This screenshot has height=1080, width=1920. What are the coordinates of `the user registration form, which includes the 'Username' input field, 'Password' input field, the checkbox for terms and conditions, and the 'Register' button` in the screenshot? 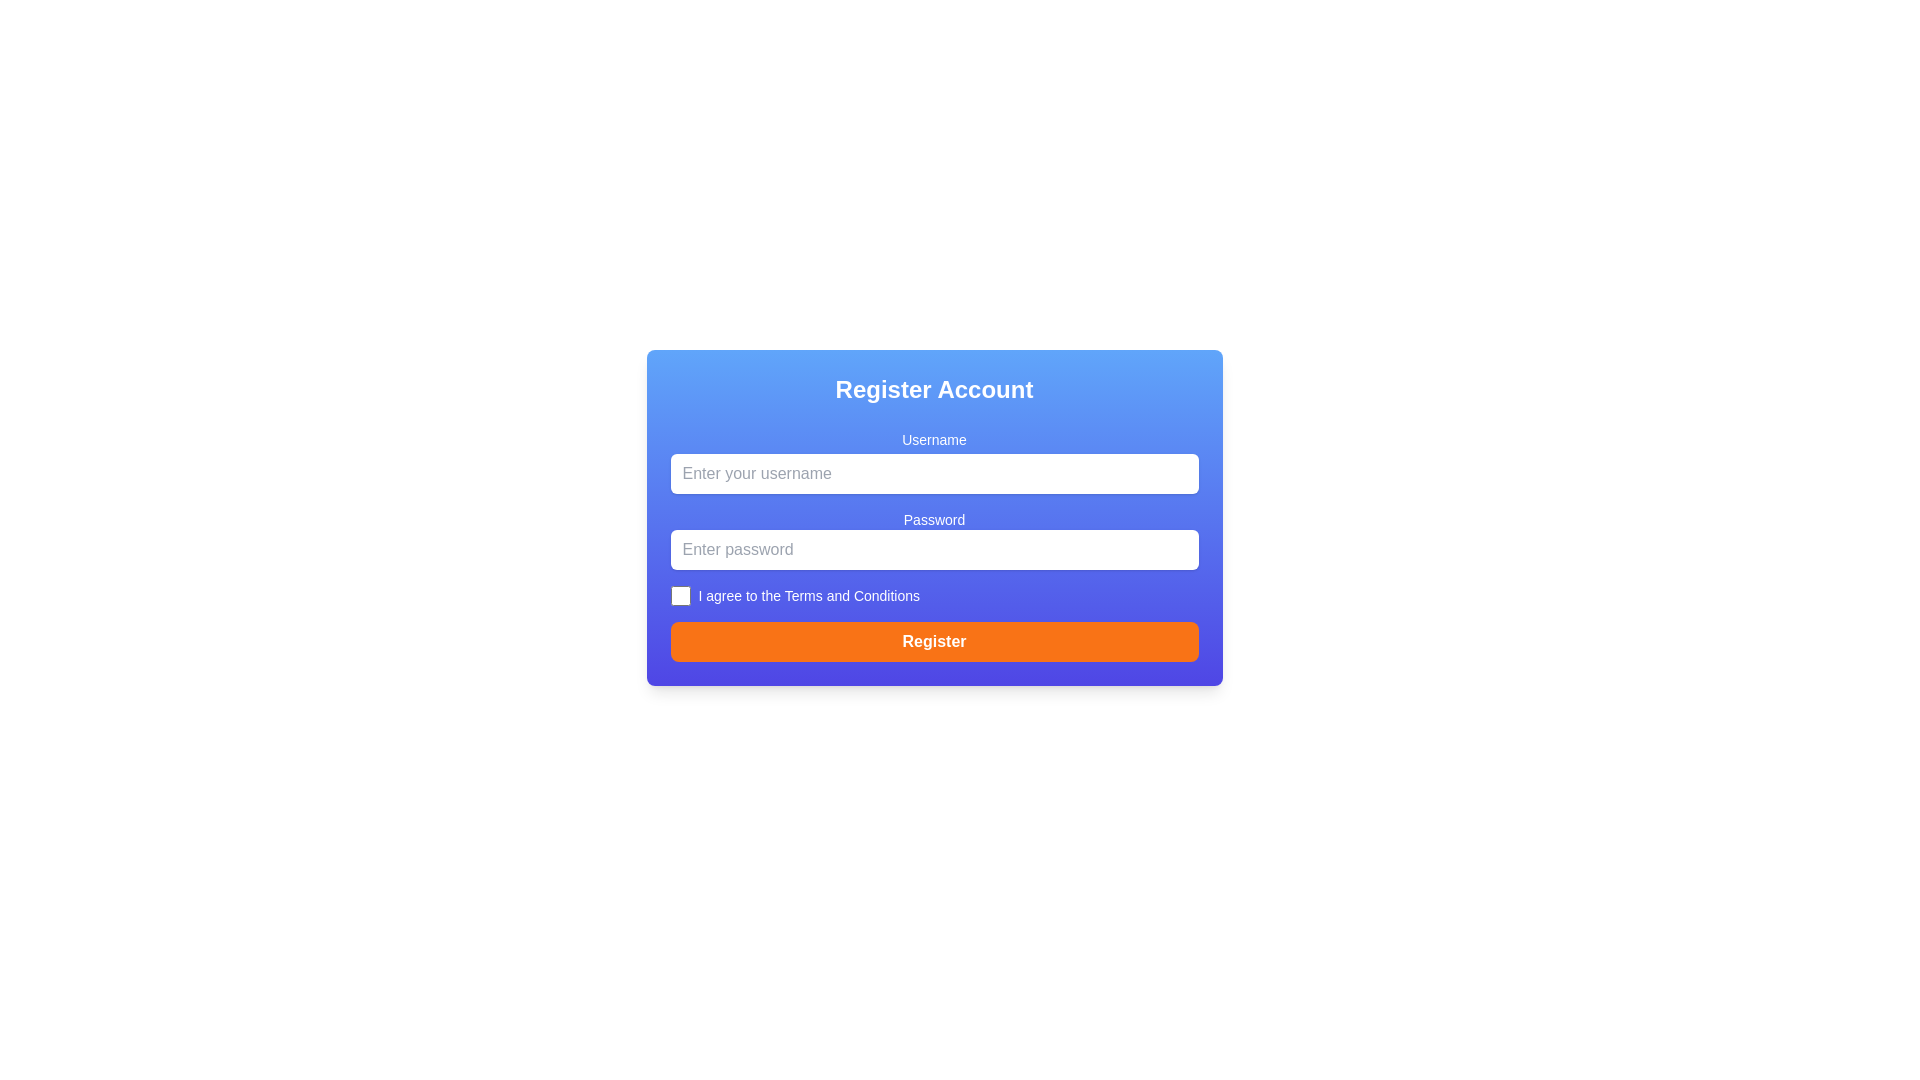 It's located at (933, 546).